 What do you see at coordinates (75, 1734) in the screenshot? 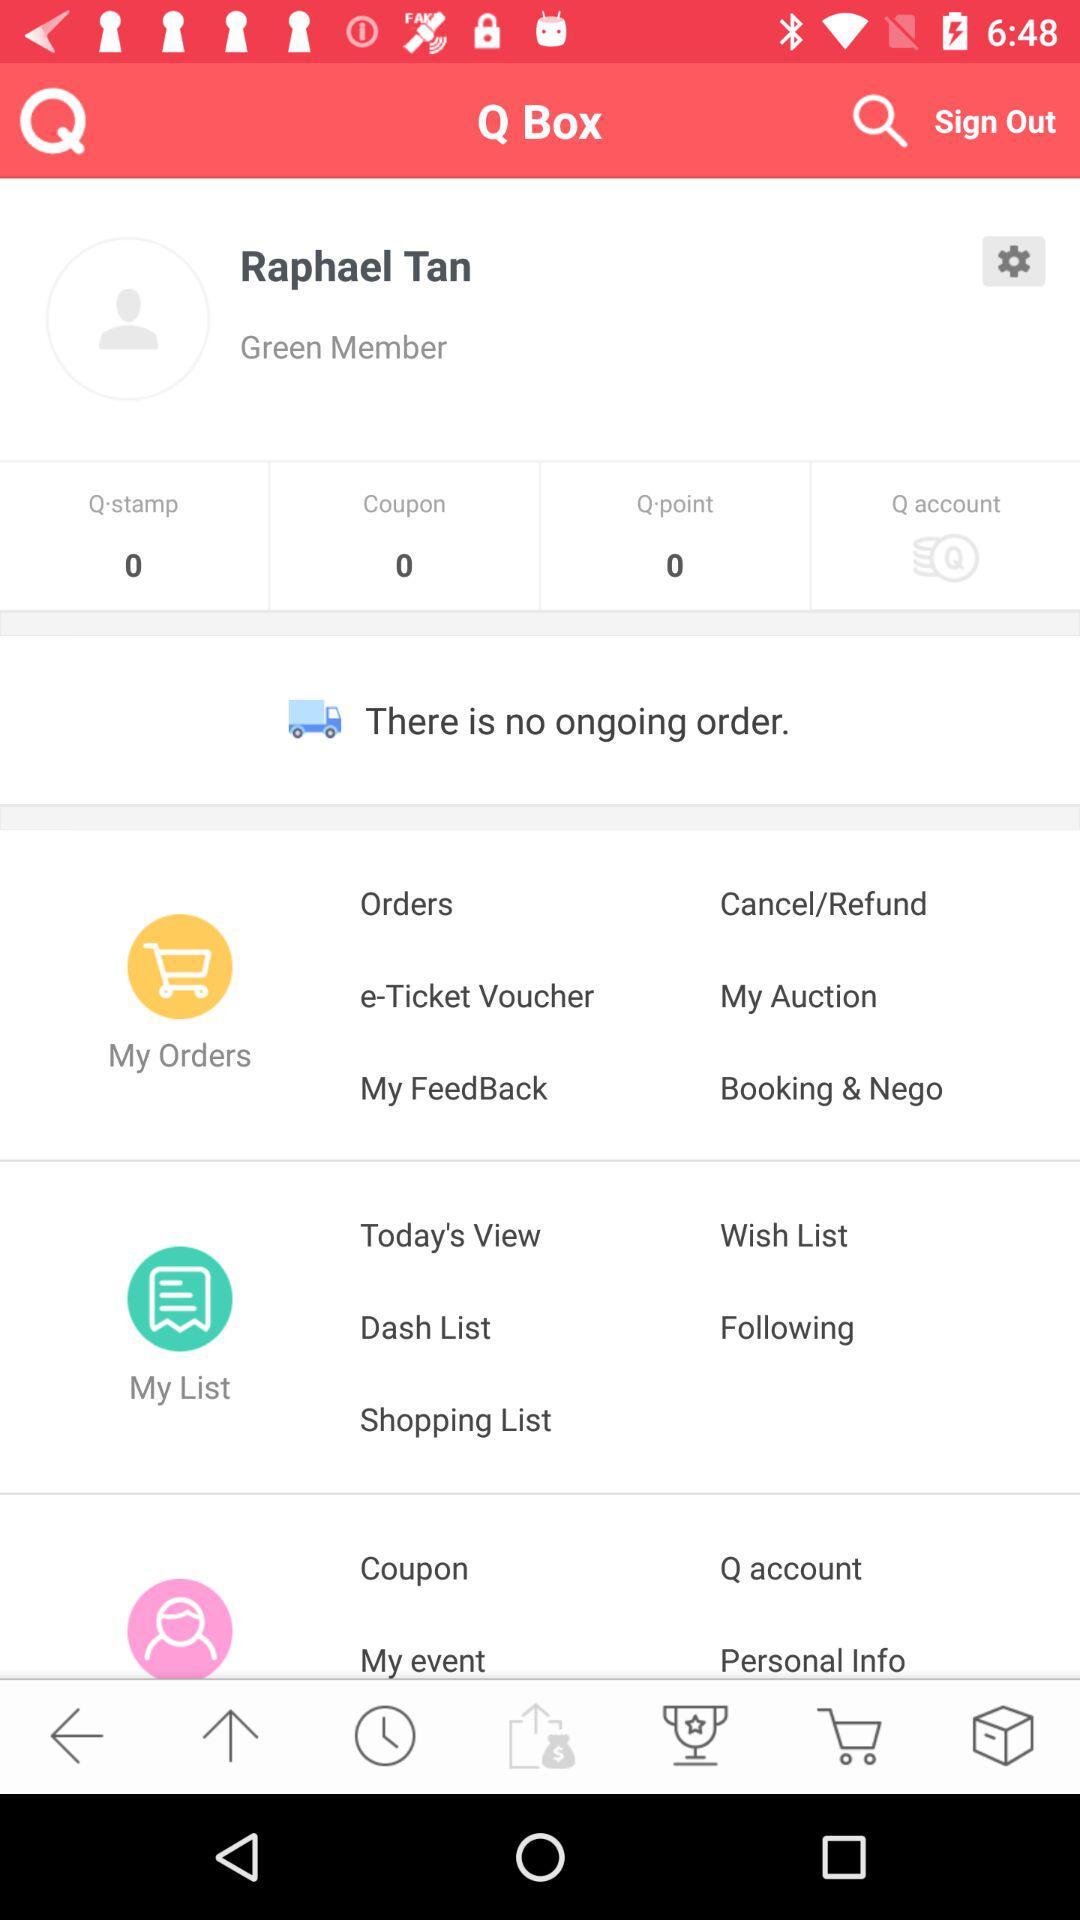
I see `the icon below my info app` at bounding box center [75, 1734].